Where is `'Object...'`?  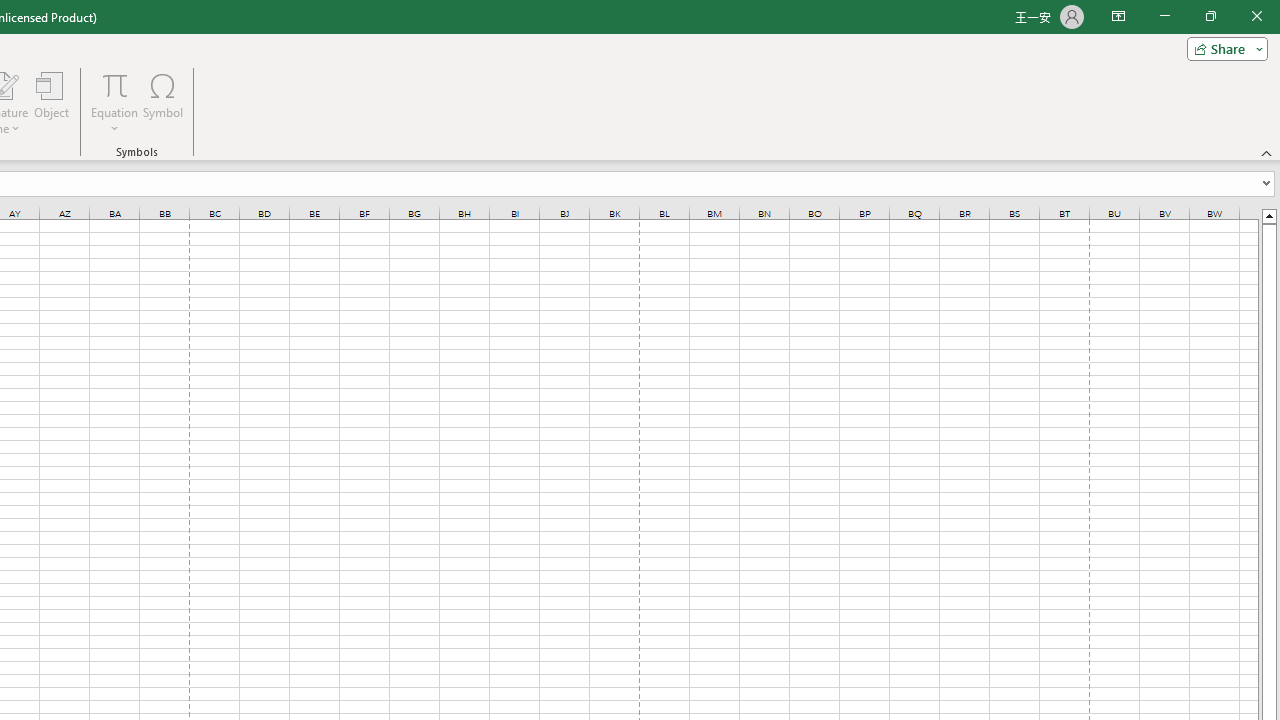 'Object...' is located at coordinates (51, 103).